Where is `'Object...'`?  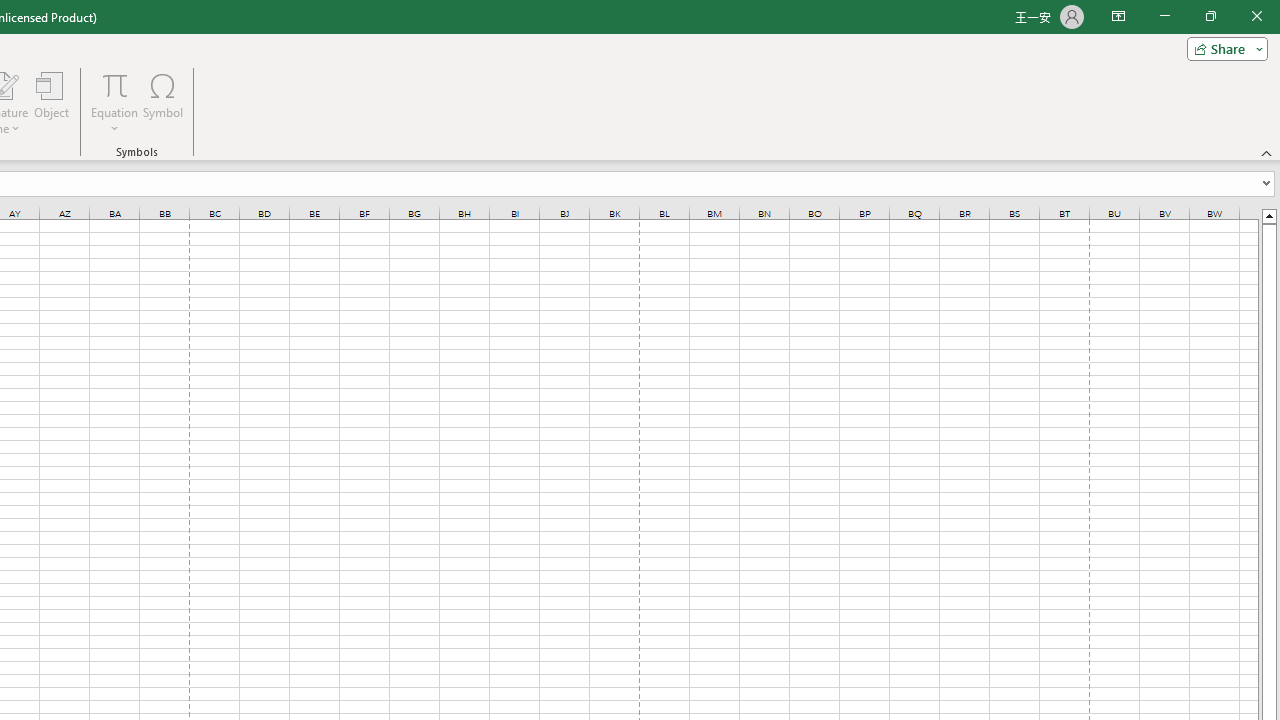 'Object...' is located at coordinates (51, 103).